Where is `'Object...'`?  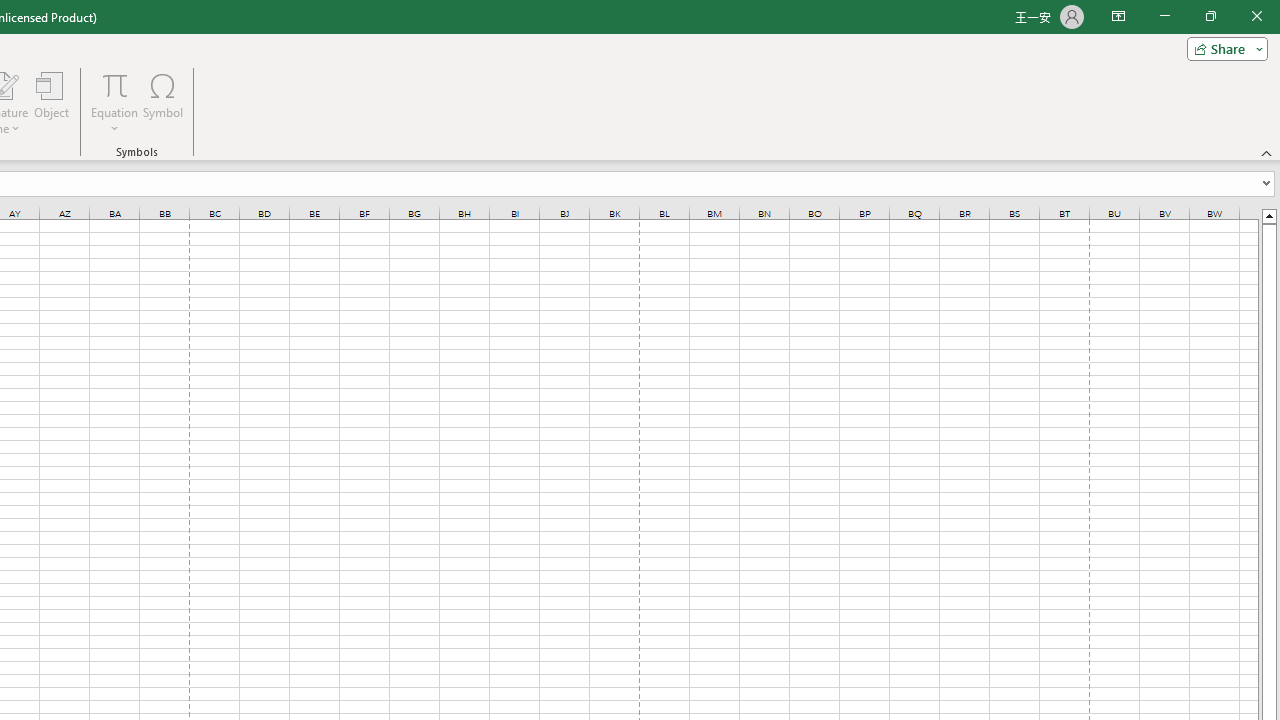 'Object...' is located at coordinates (51, 103).